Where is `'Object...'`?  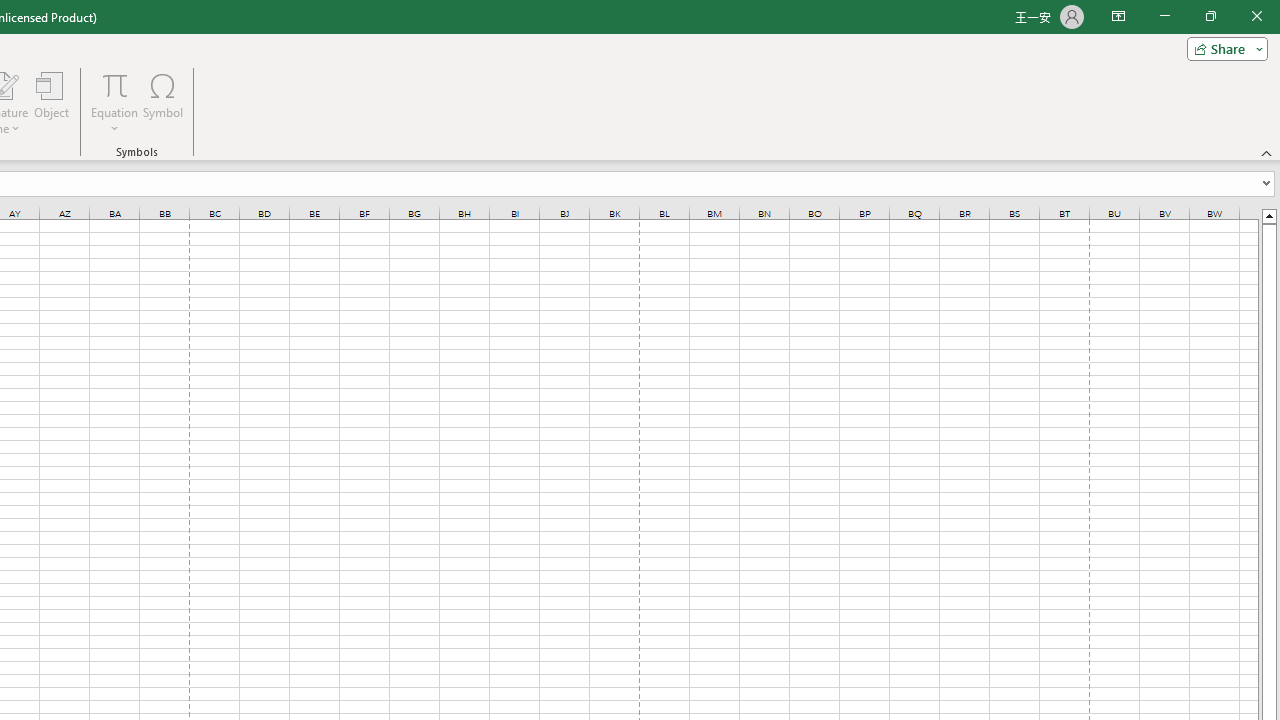 'Object...' is located at coordinates (51, 103).